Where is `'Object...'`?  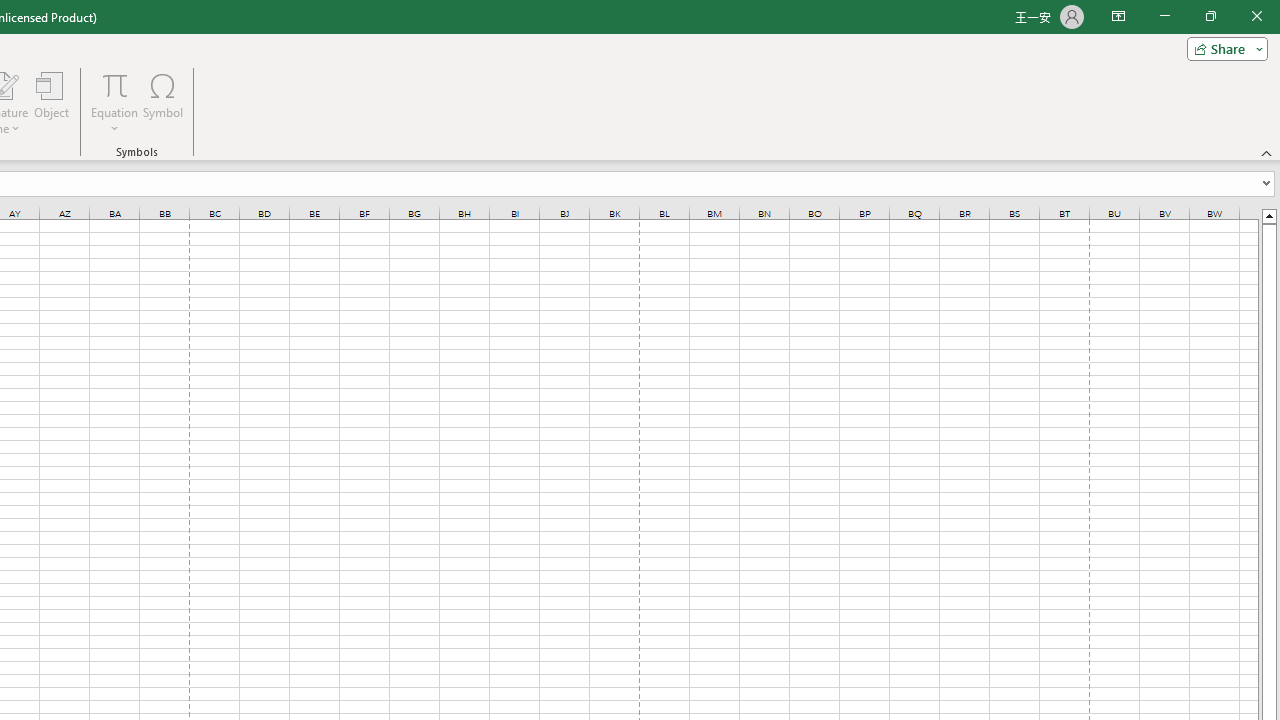 'Object...' is located at coordinates (51, 103).